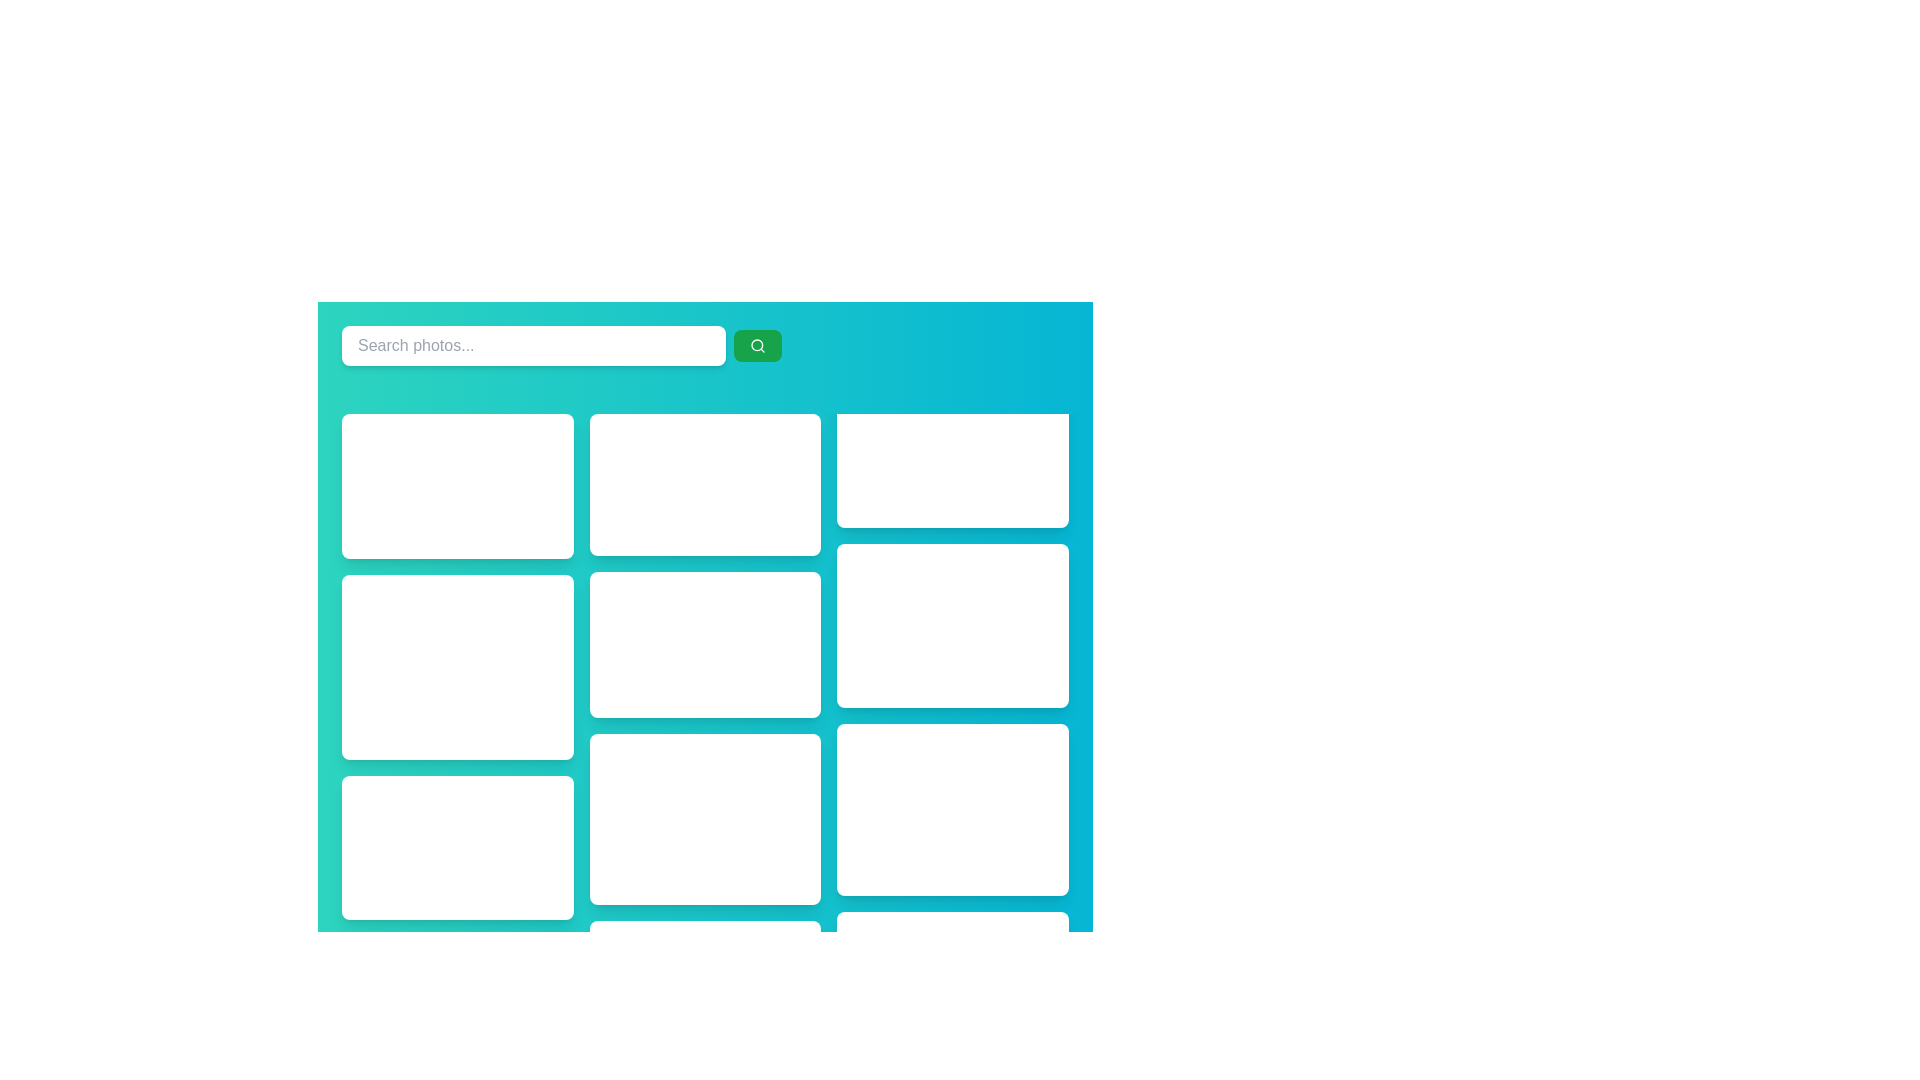  Describe the element at coordinates (757, 345) in the screenshot. I see `the green rounded rectangular button with a magnifying glass icon located to the right of the search input field` at that location.